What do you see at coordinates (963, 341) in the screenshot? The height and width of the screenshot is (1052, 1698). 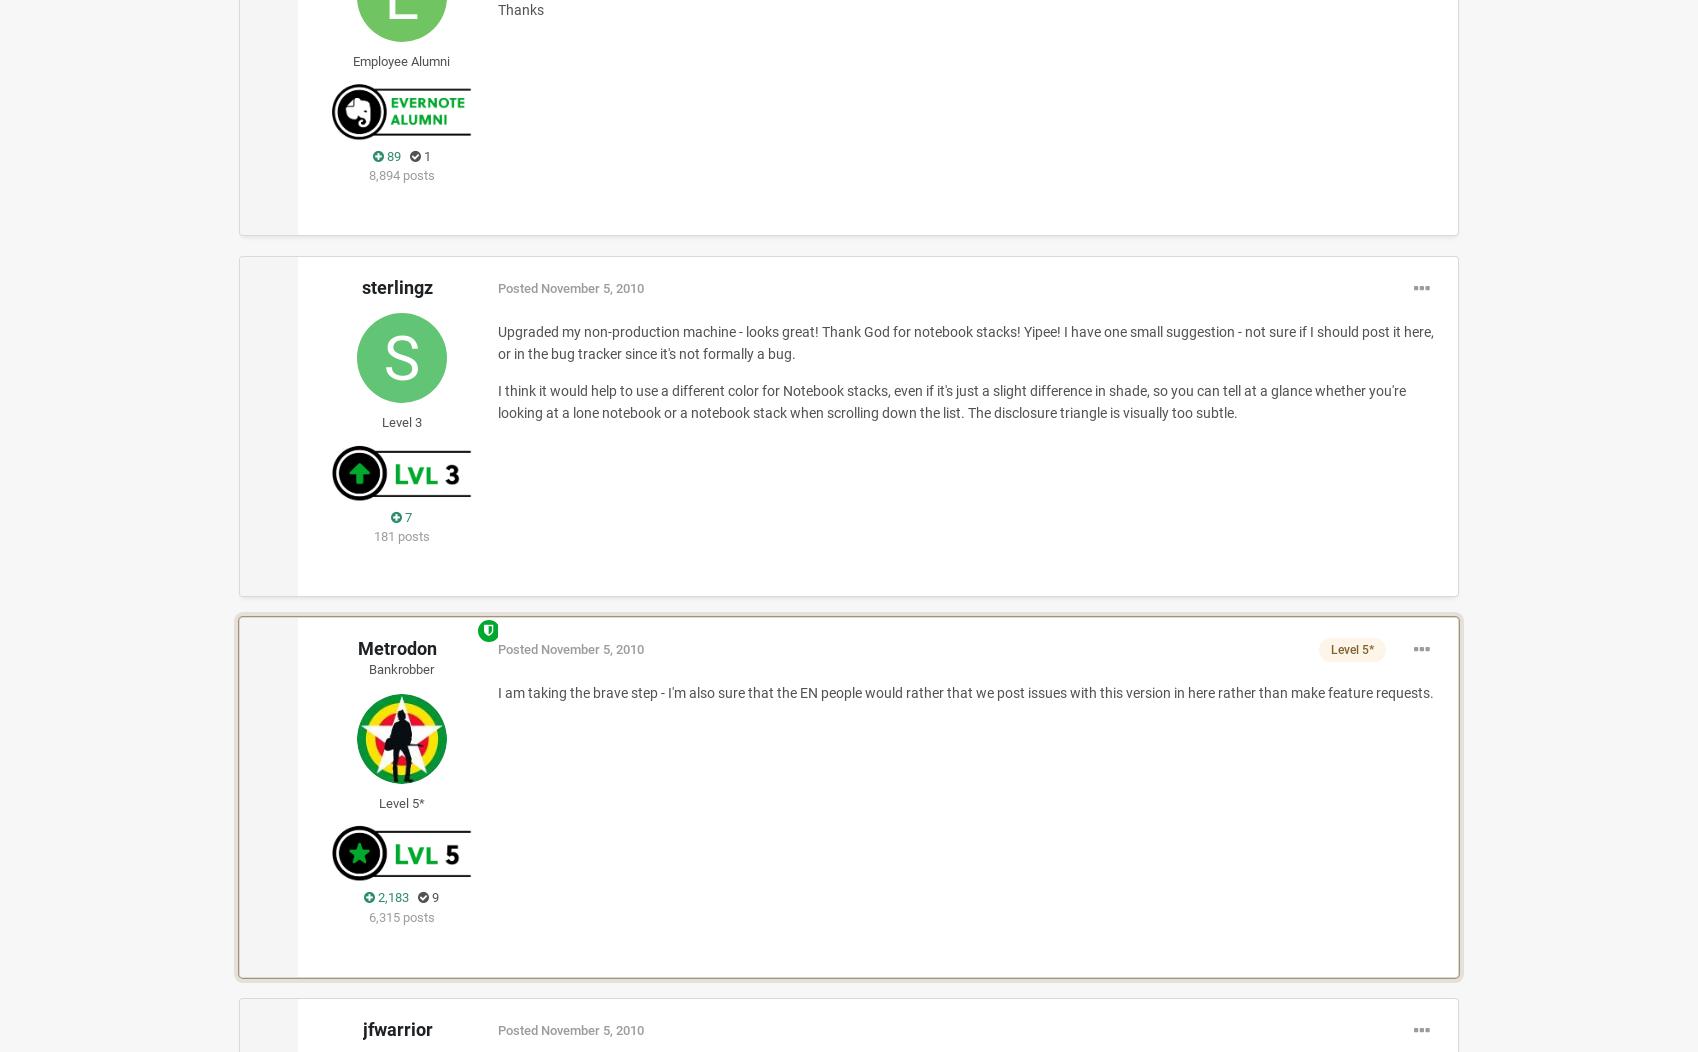 I see `'Upgraded my non-production machine - looks great! Thank God for notebook stacks! Yipee! I have one small suggestion - not sure if I should post it here, or in the bug tracker since it's not formally a bug.'` at bounding box center [963, 341].